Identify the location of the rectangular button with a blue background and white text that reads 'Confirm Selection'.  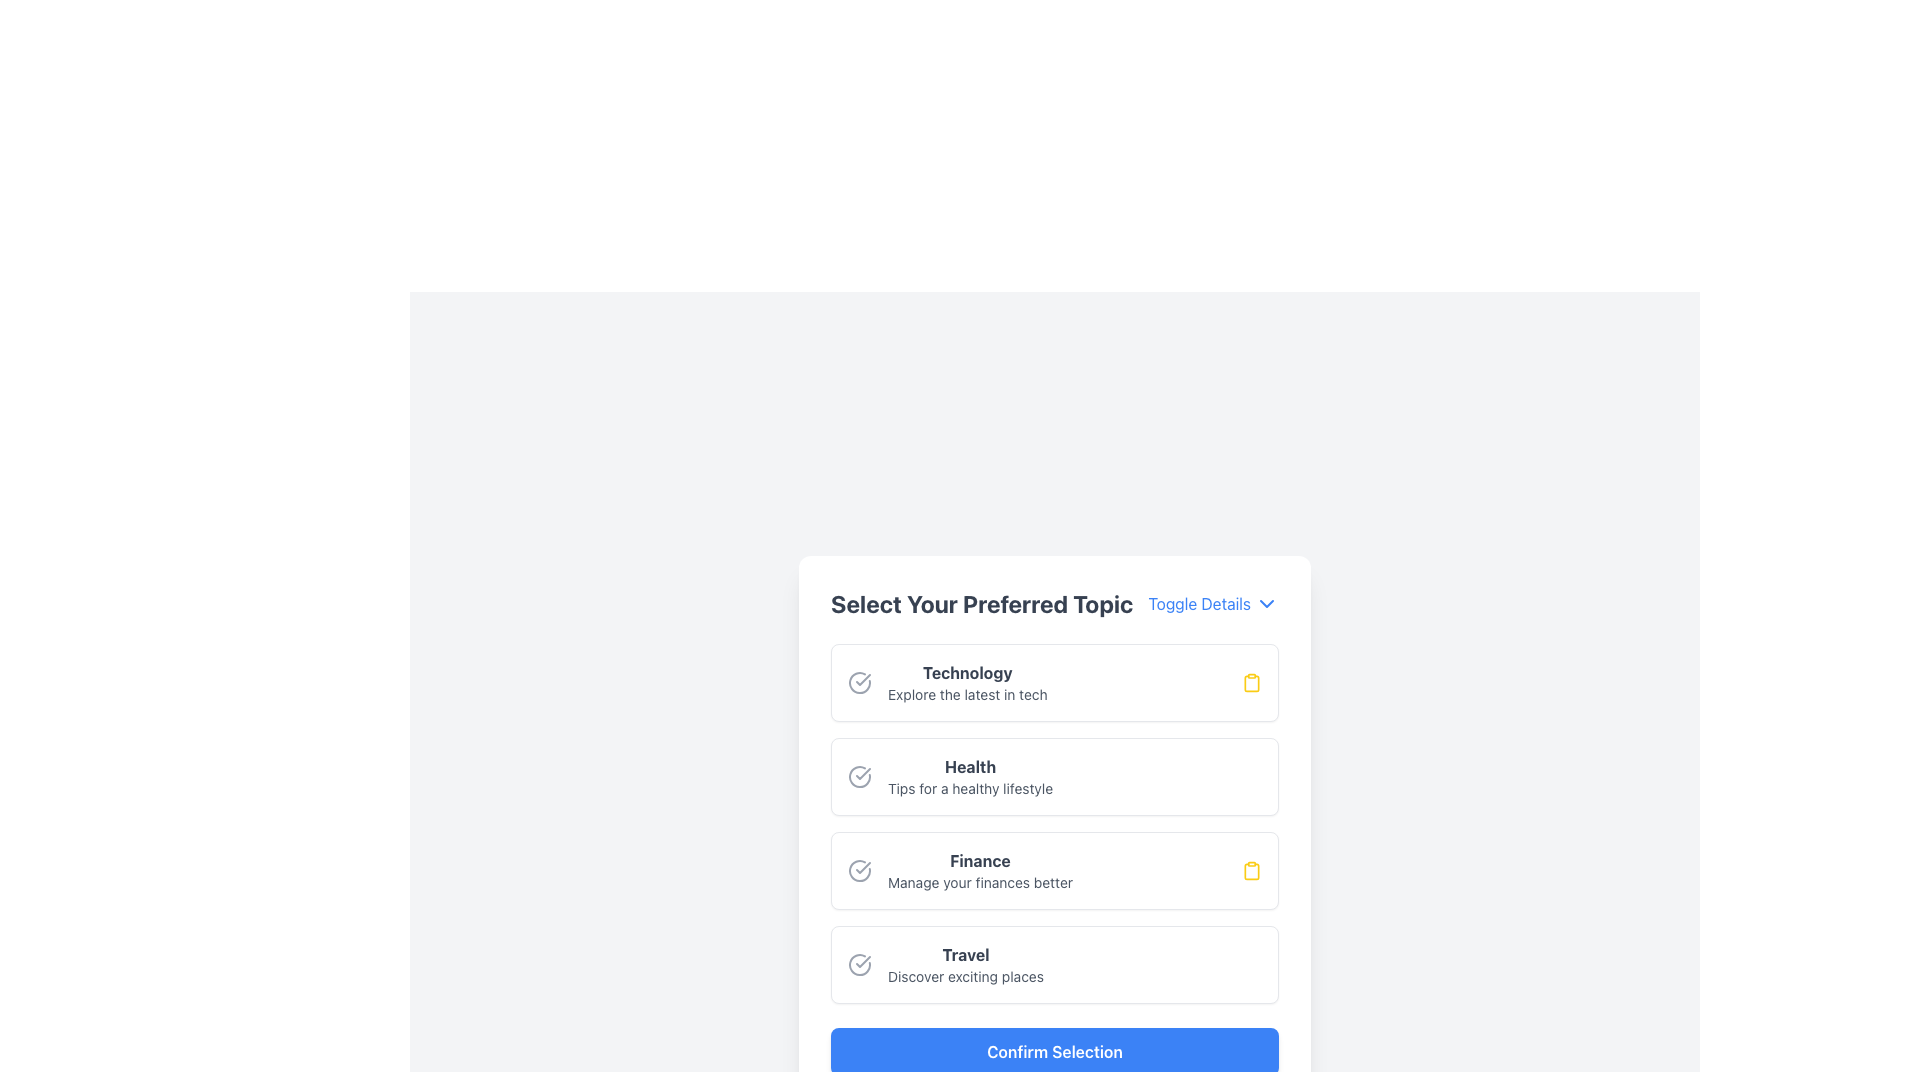
(1054, 1051).